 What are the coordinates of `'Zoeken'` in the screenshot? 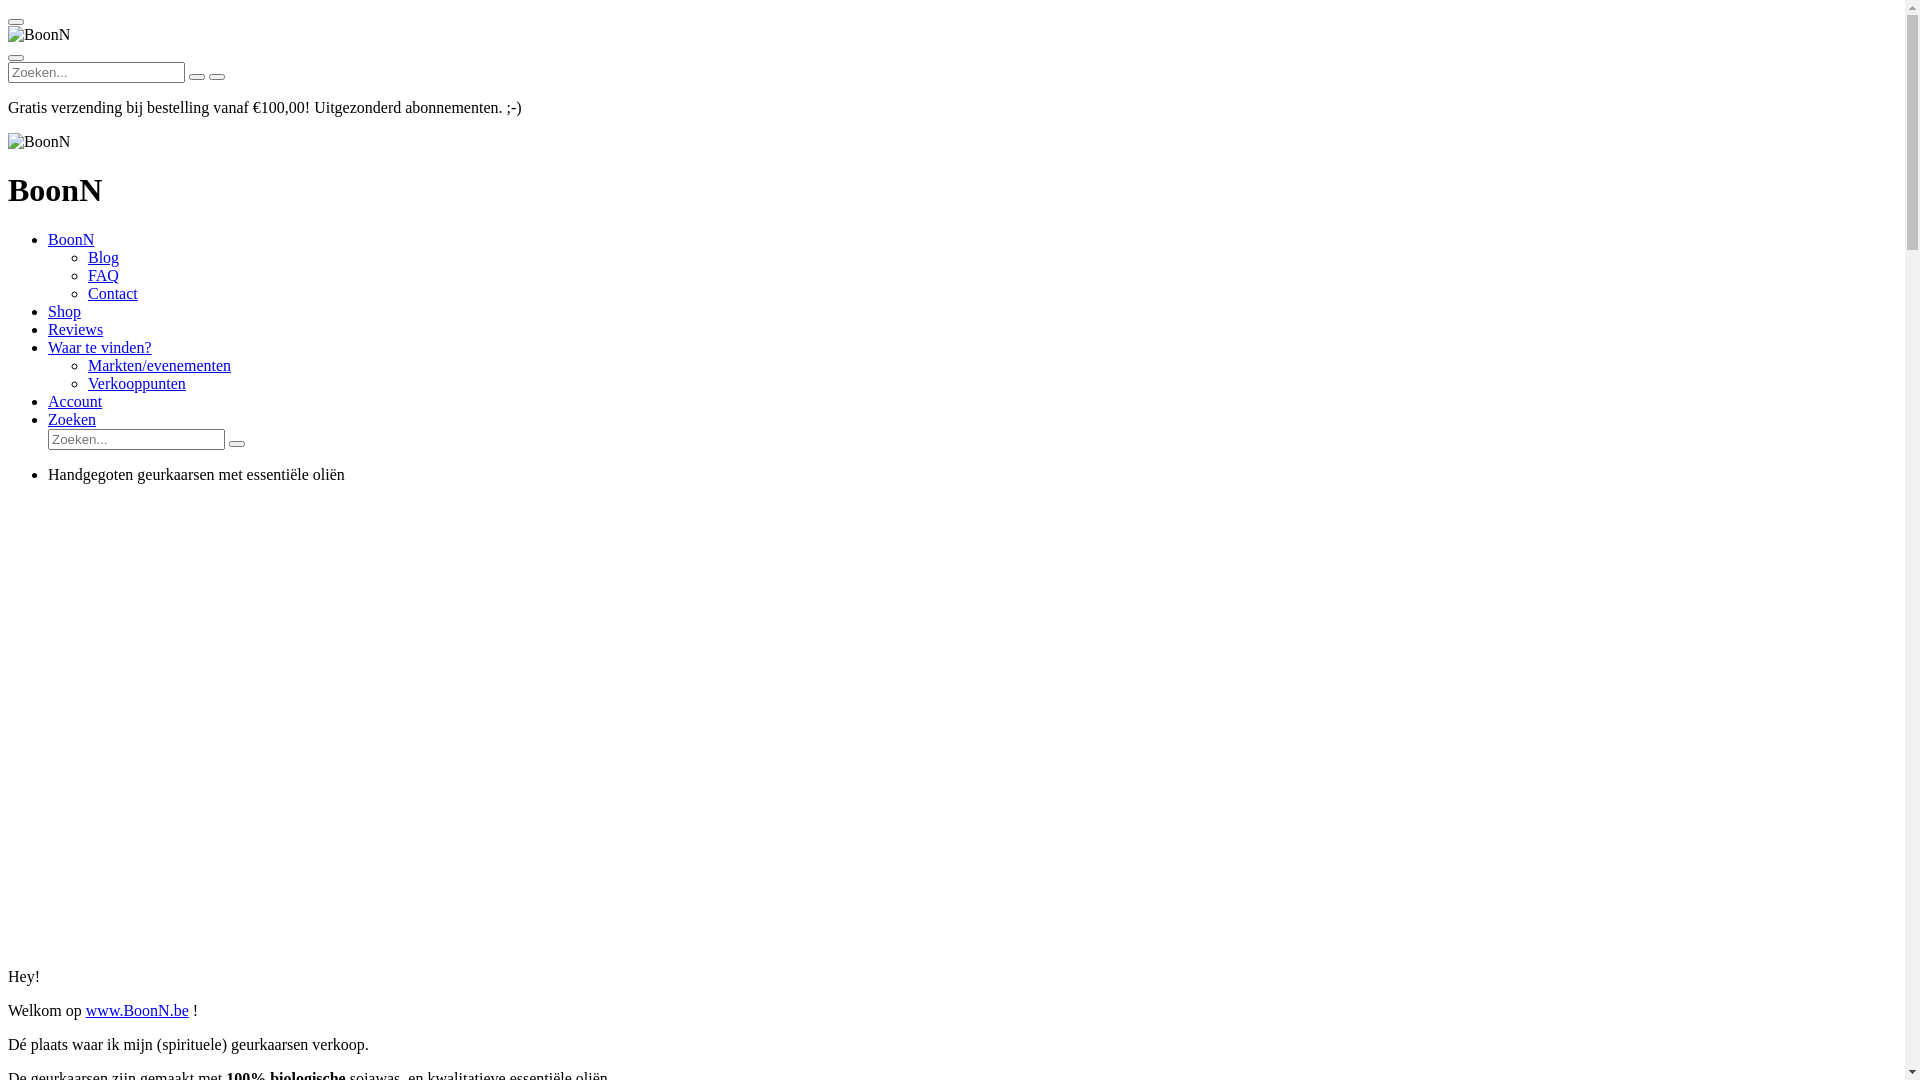 It's located at (72, 418).